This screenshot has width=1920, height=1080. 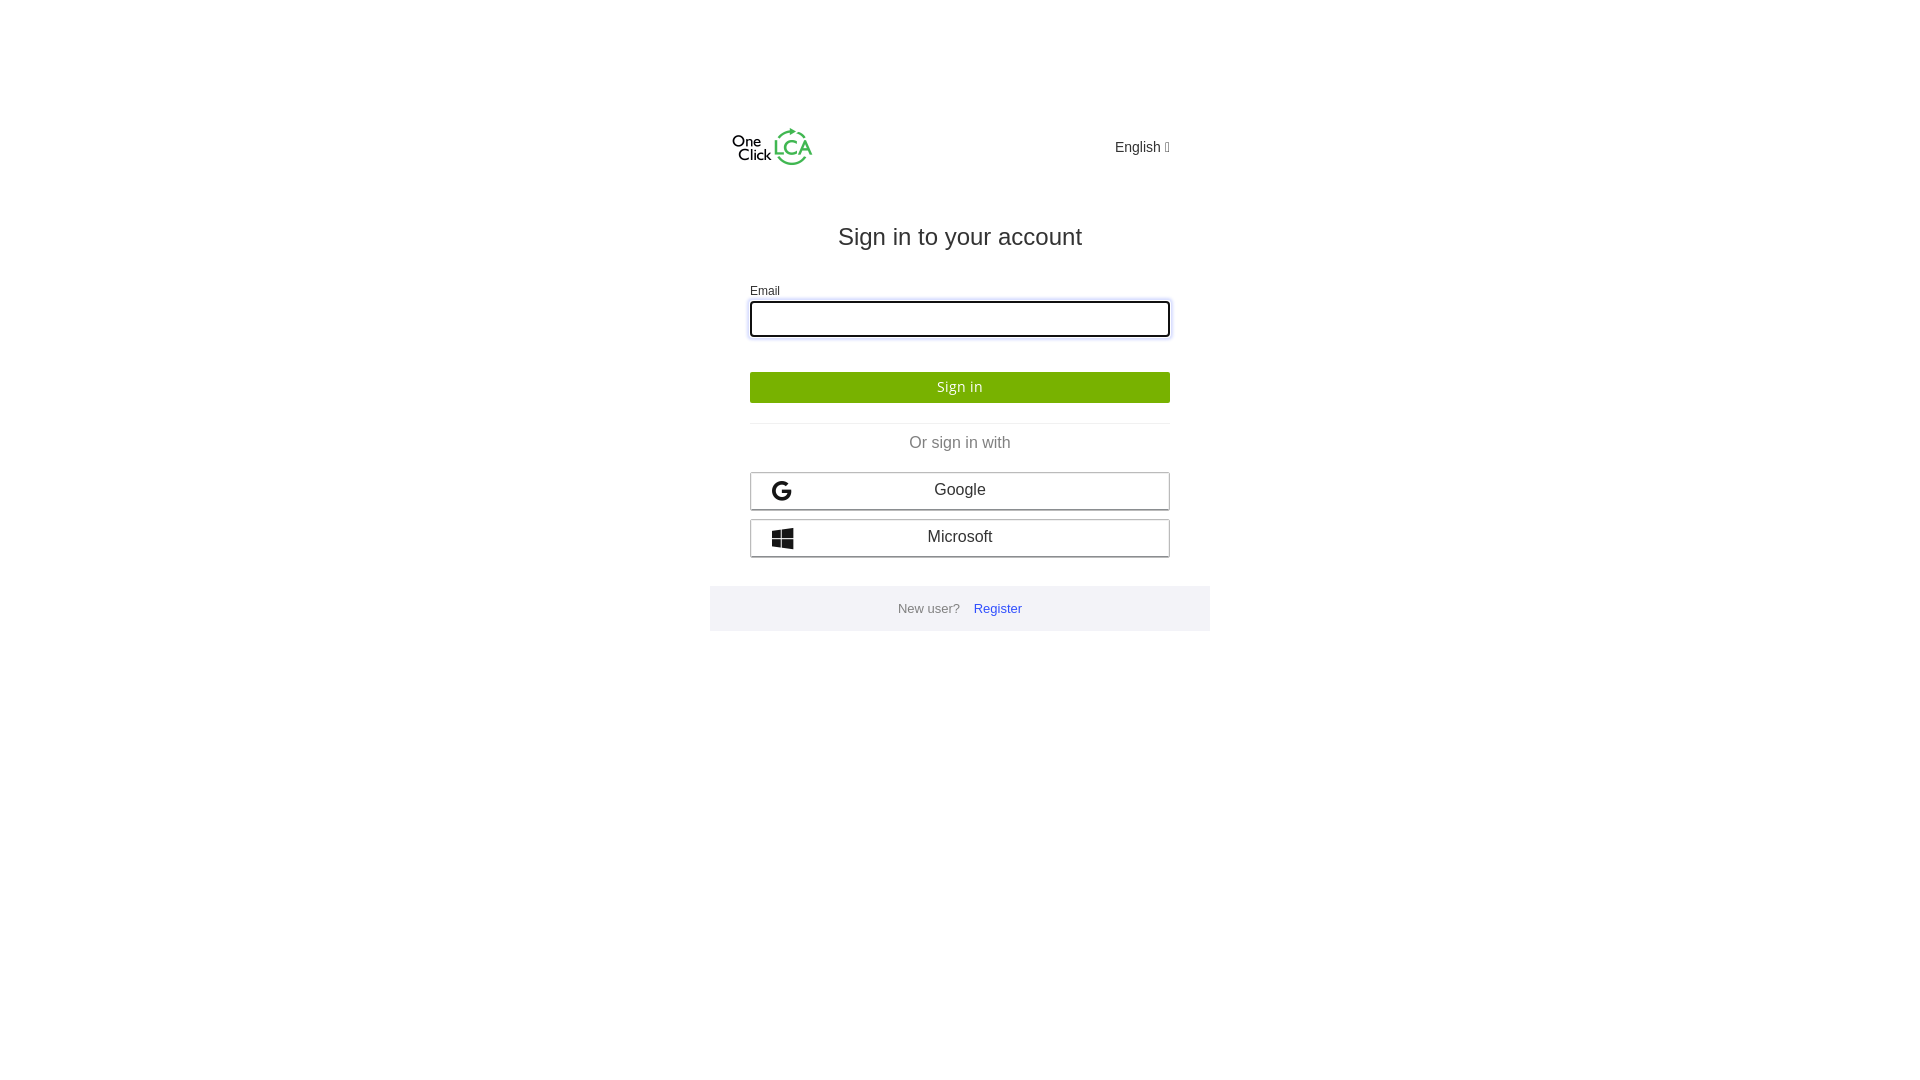 What do you see at coordinates (960, 387) in the screenshot?
I see `'Sign in'` at bounding box center [960, 387].